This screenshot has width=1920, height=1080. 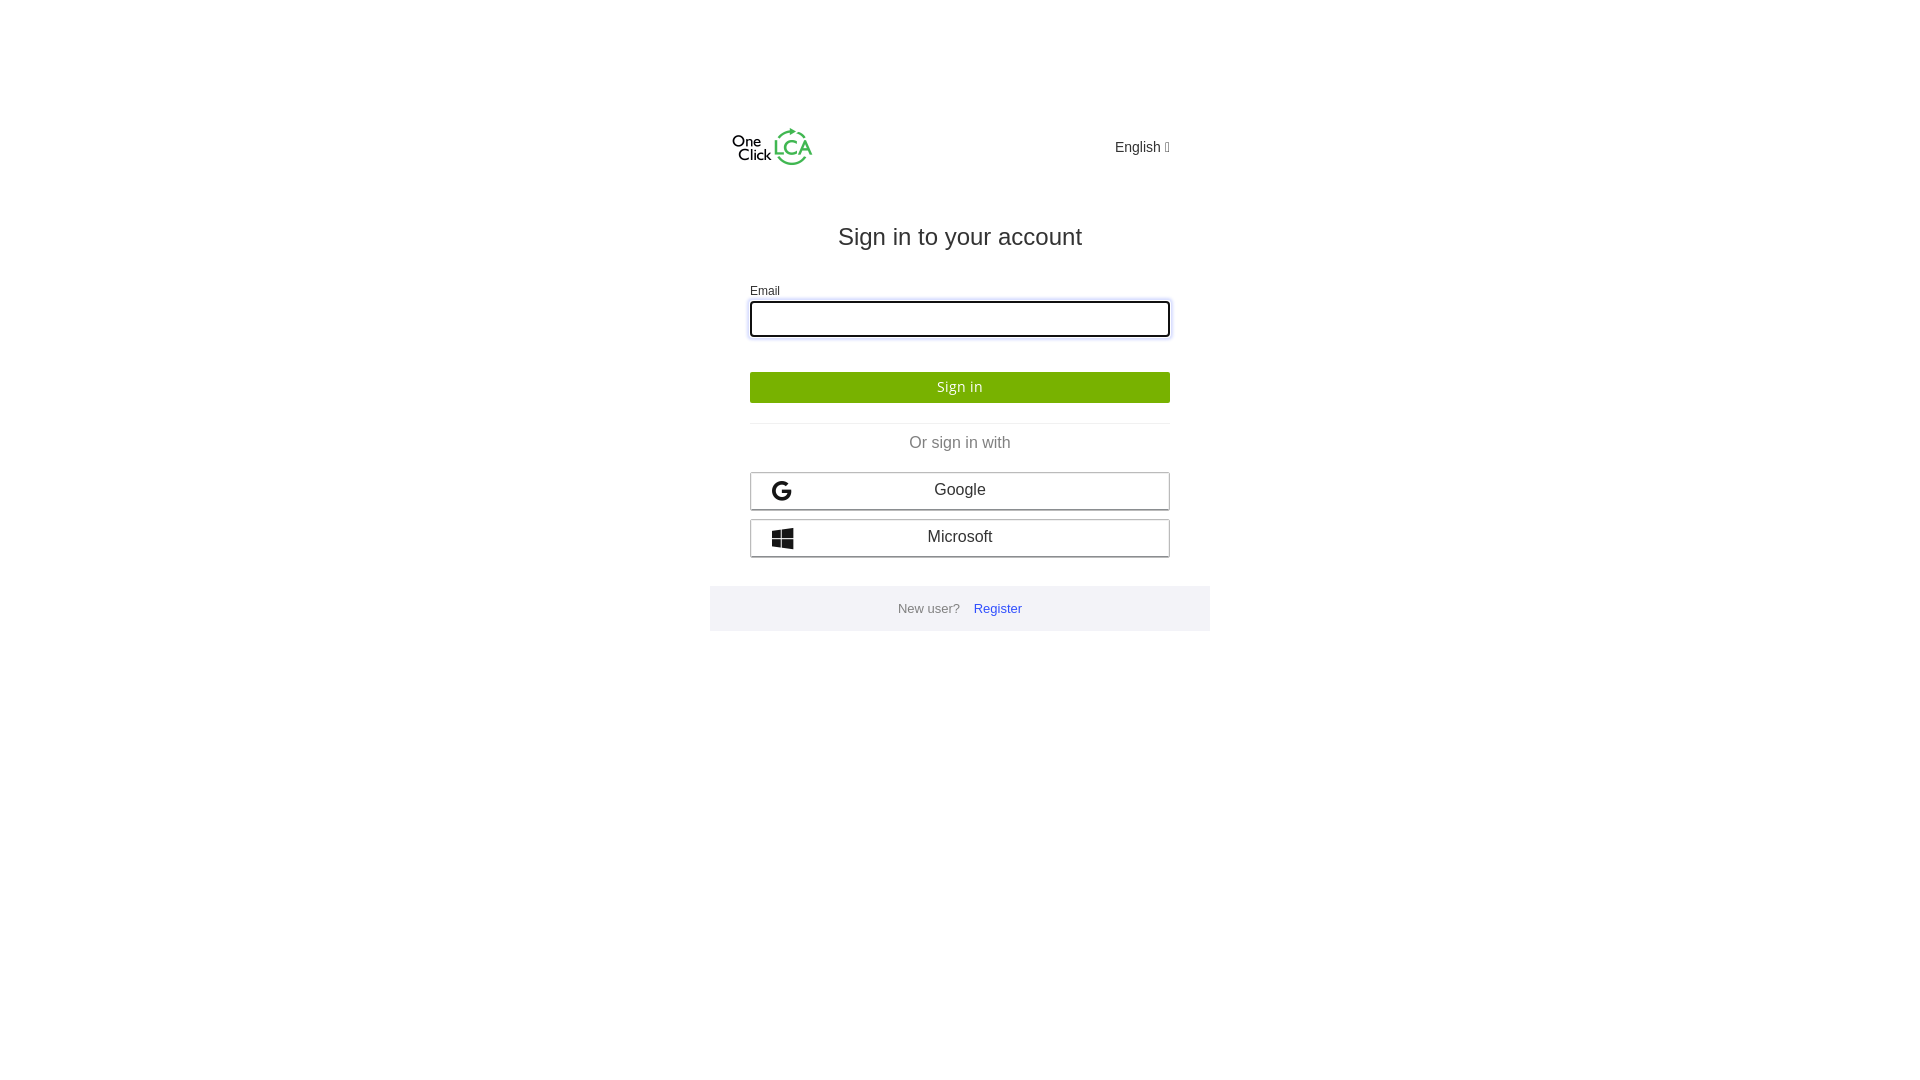 What do you see at coordinates (960, 387) in the screenshot?
I see `'Sign in'` at bounding box center [960, 387].